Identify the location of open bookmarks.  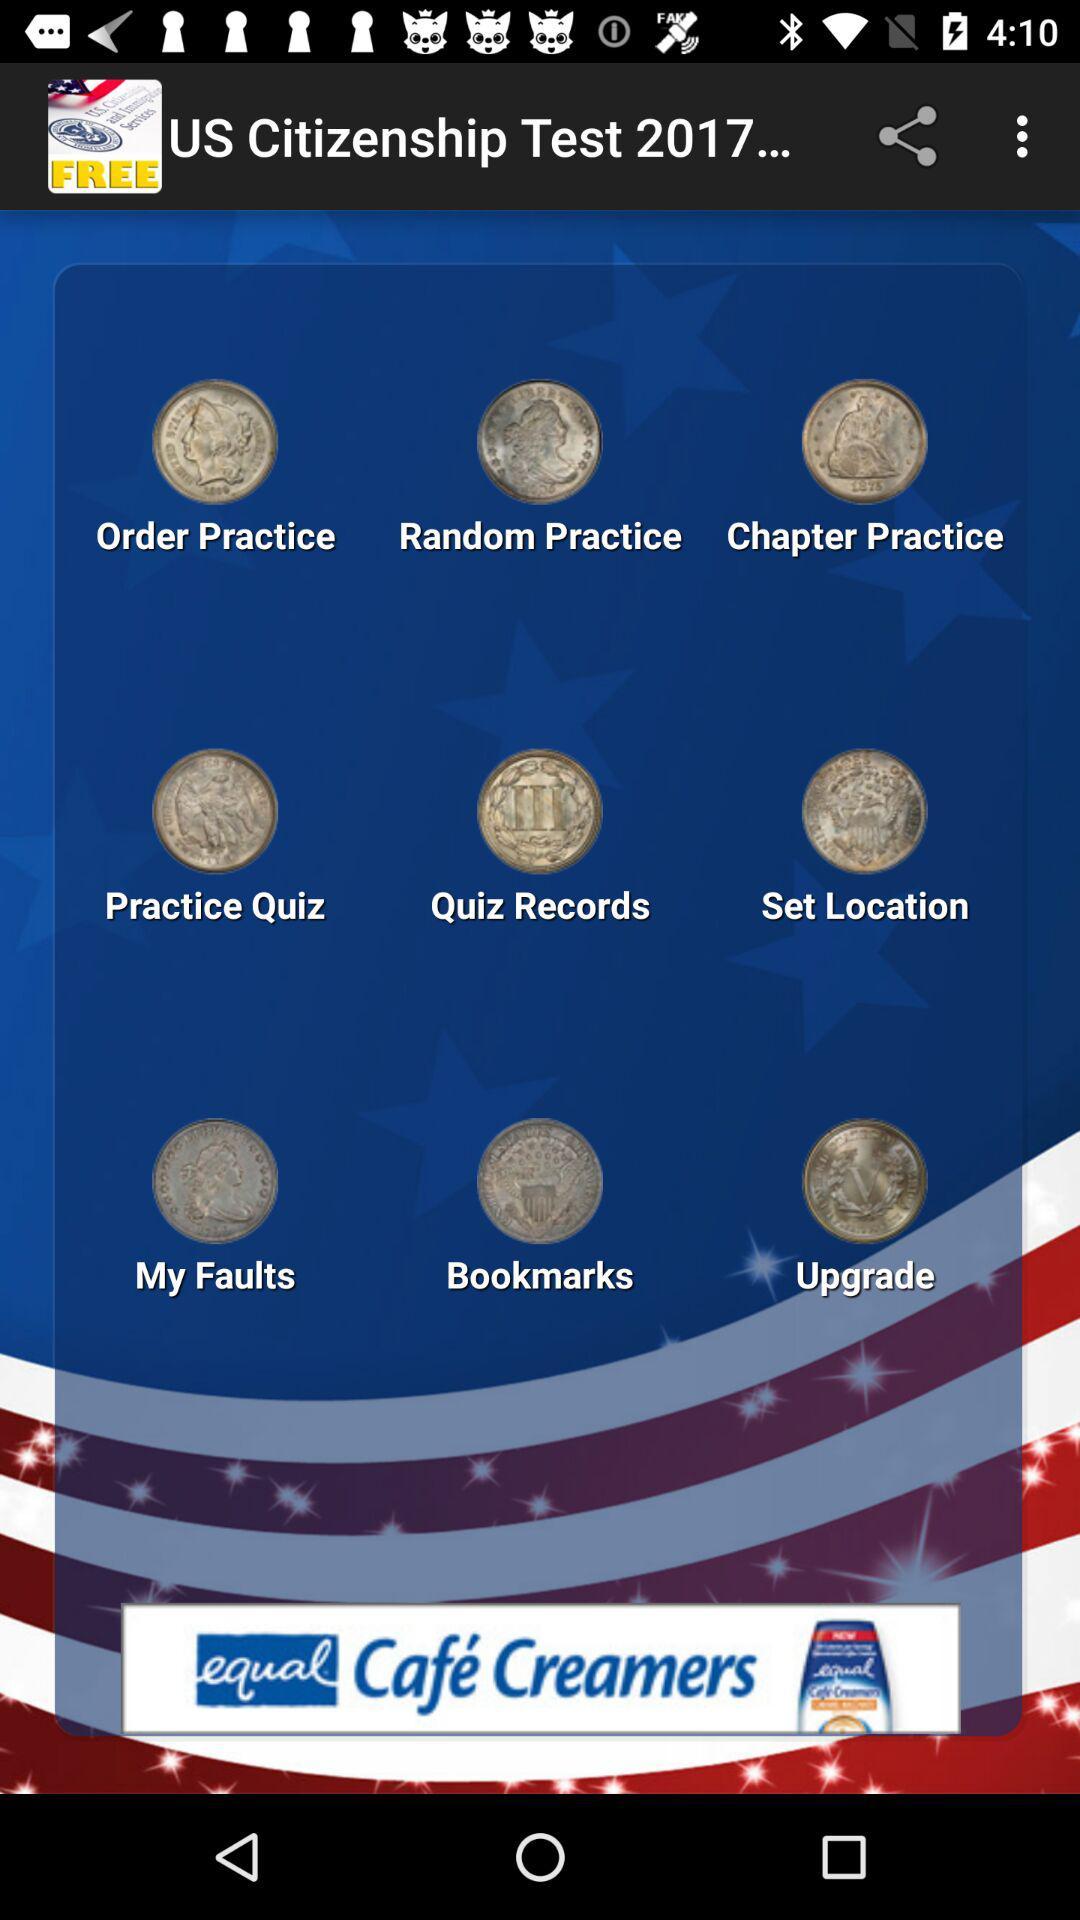
(540, 1181).